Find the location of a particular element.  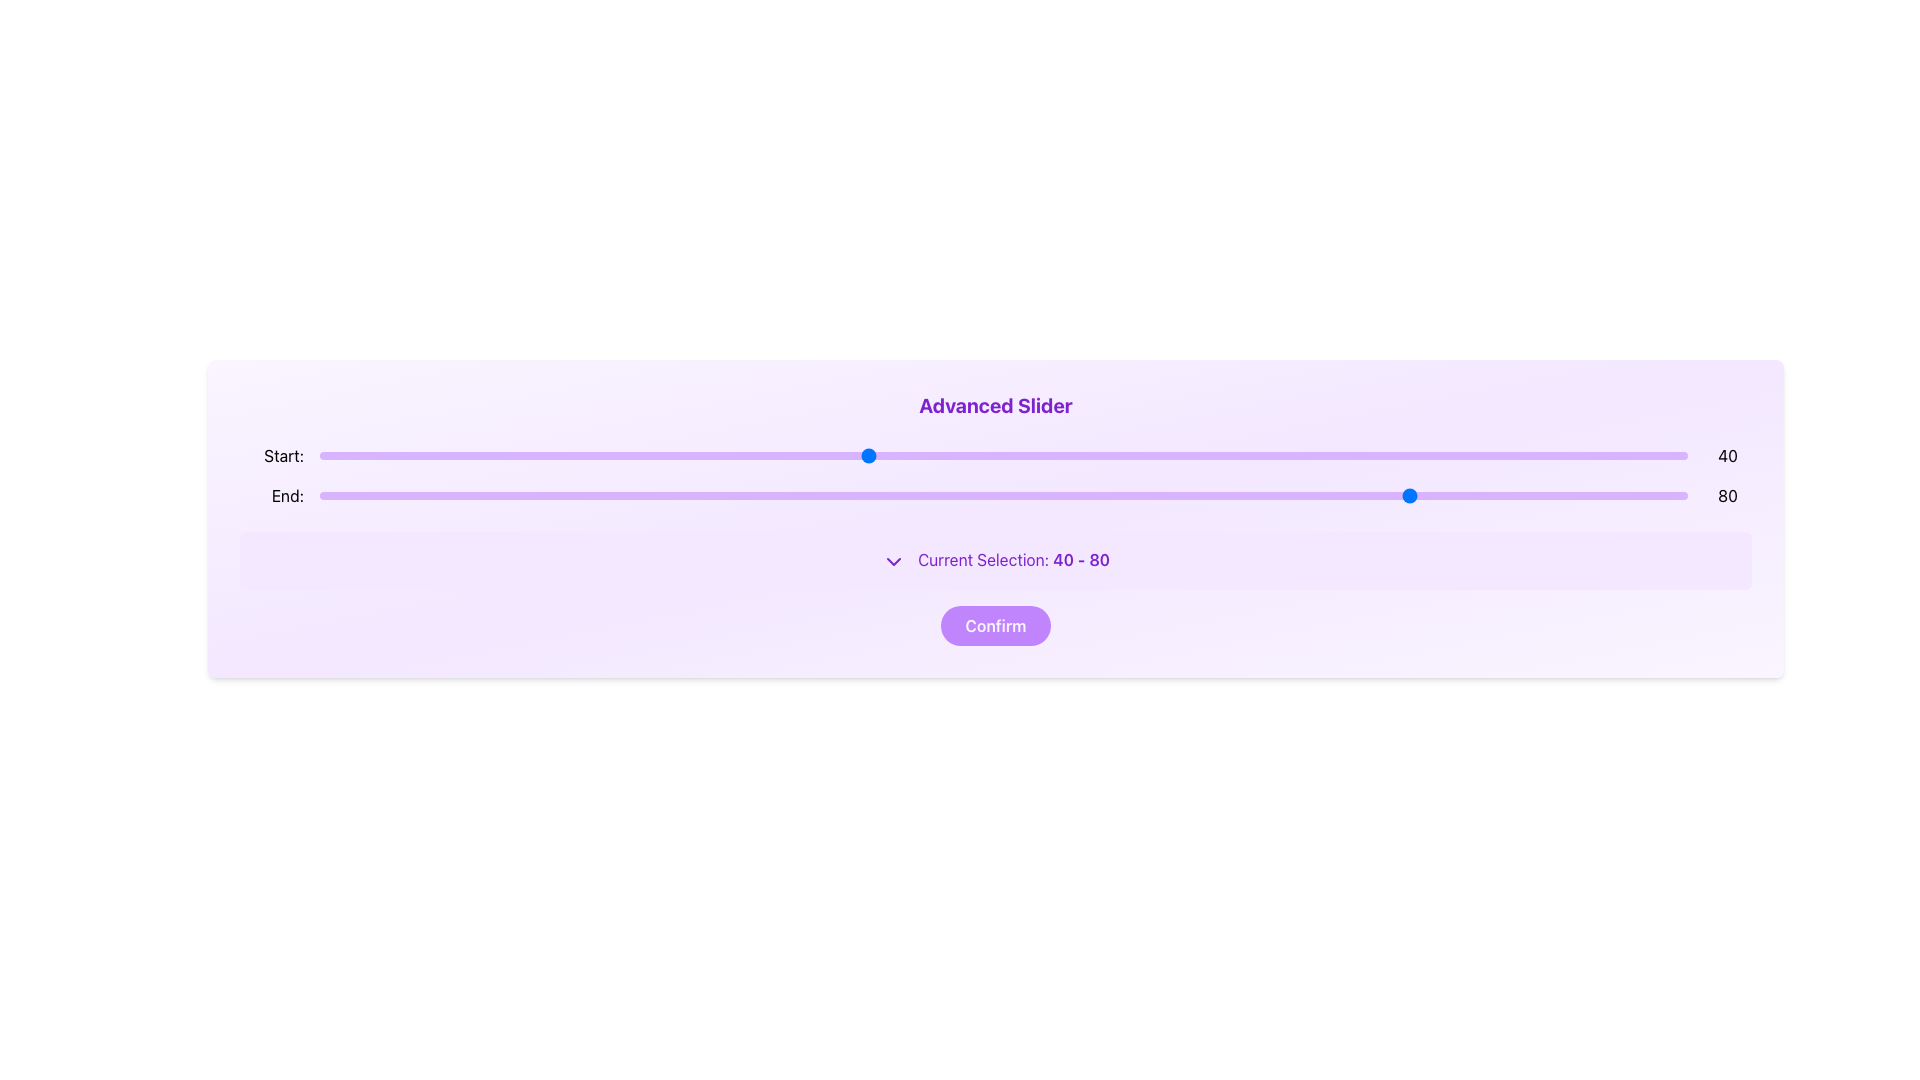

the 'End' value is located at coordinates (442, 495).